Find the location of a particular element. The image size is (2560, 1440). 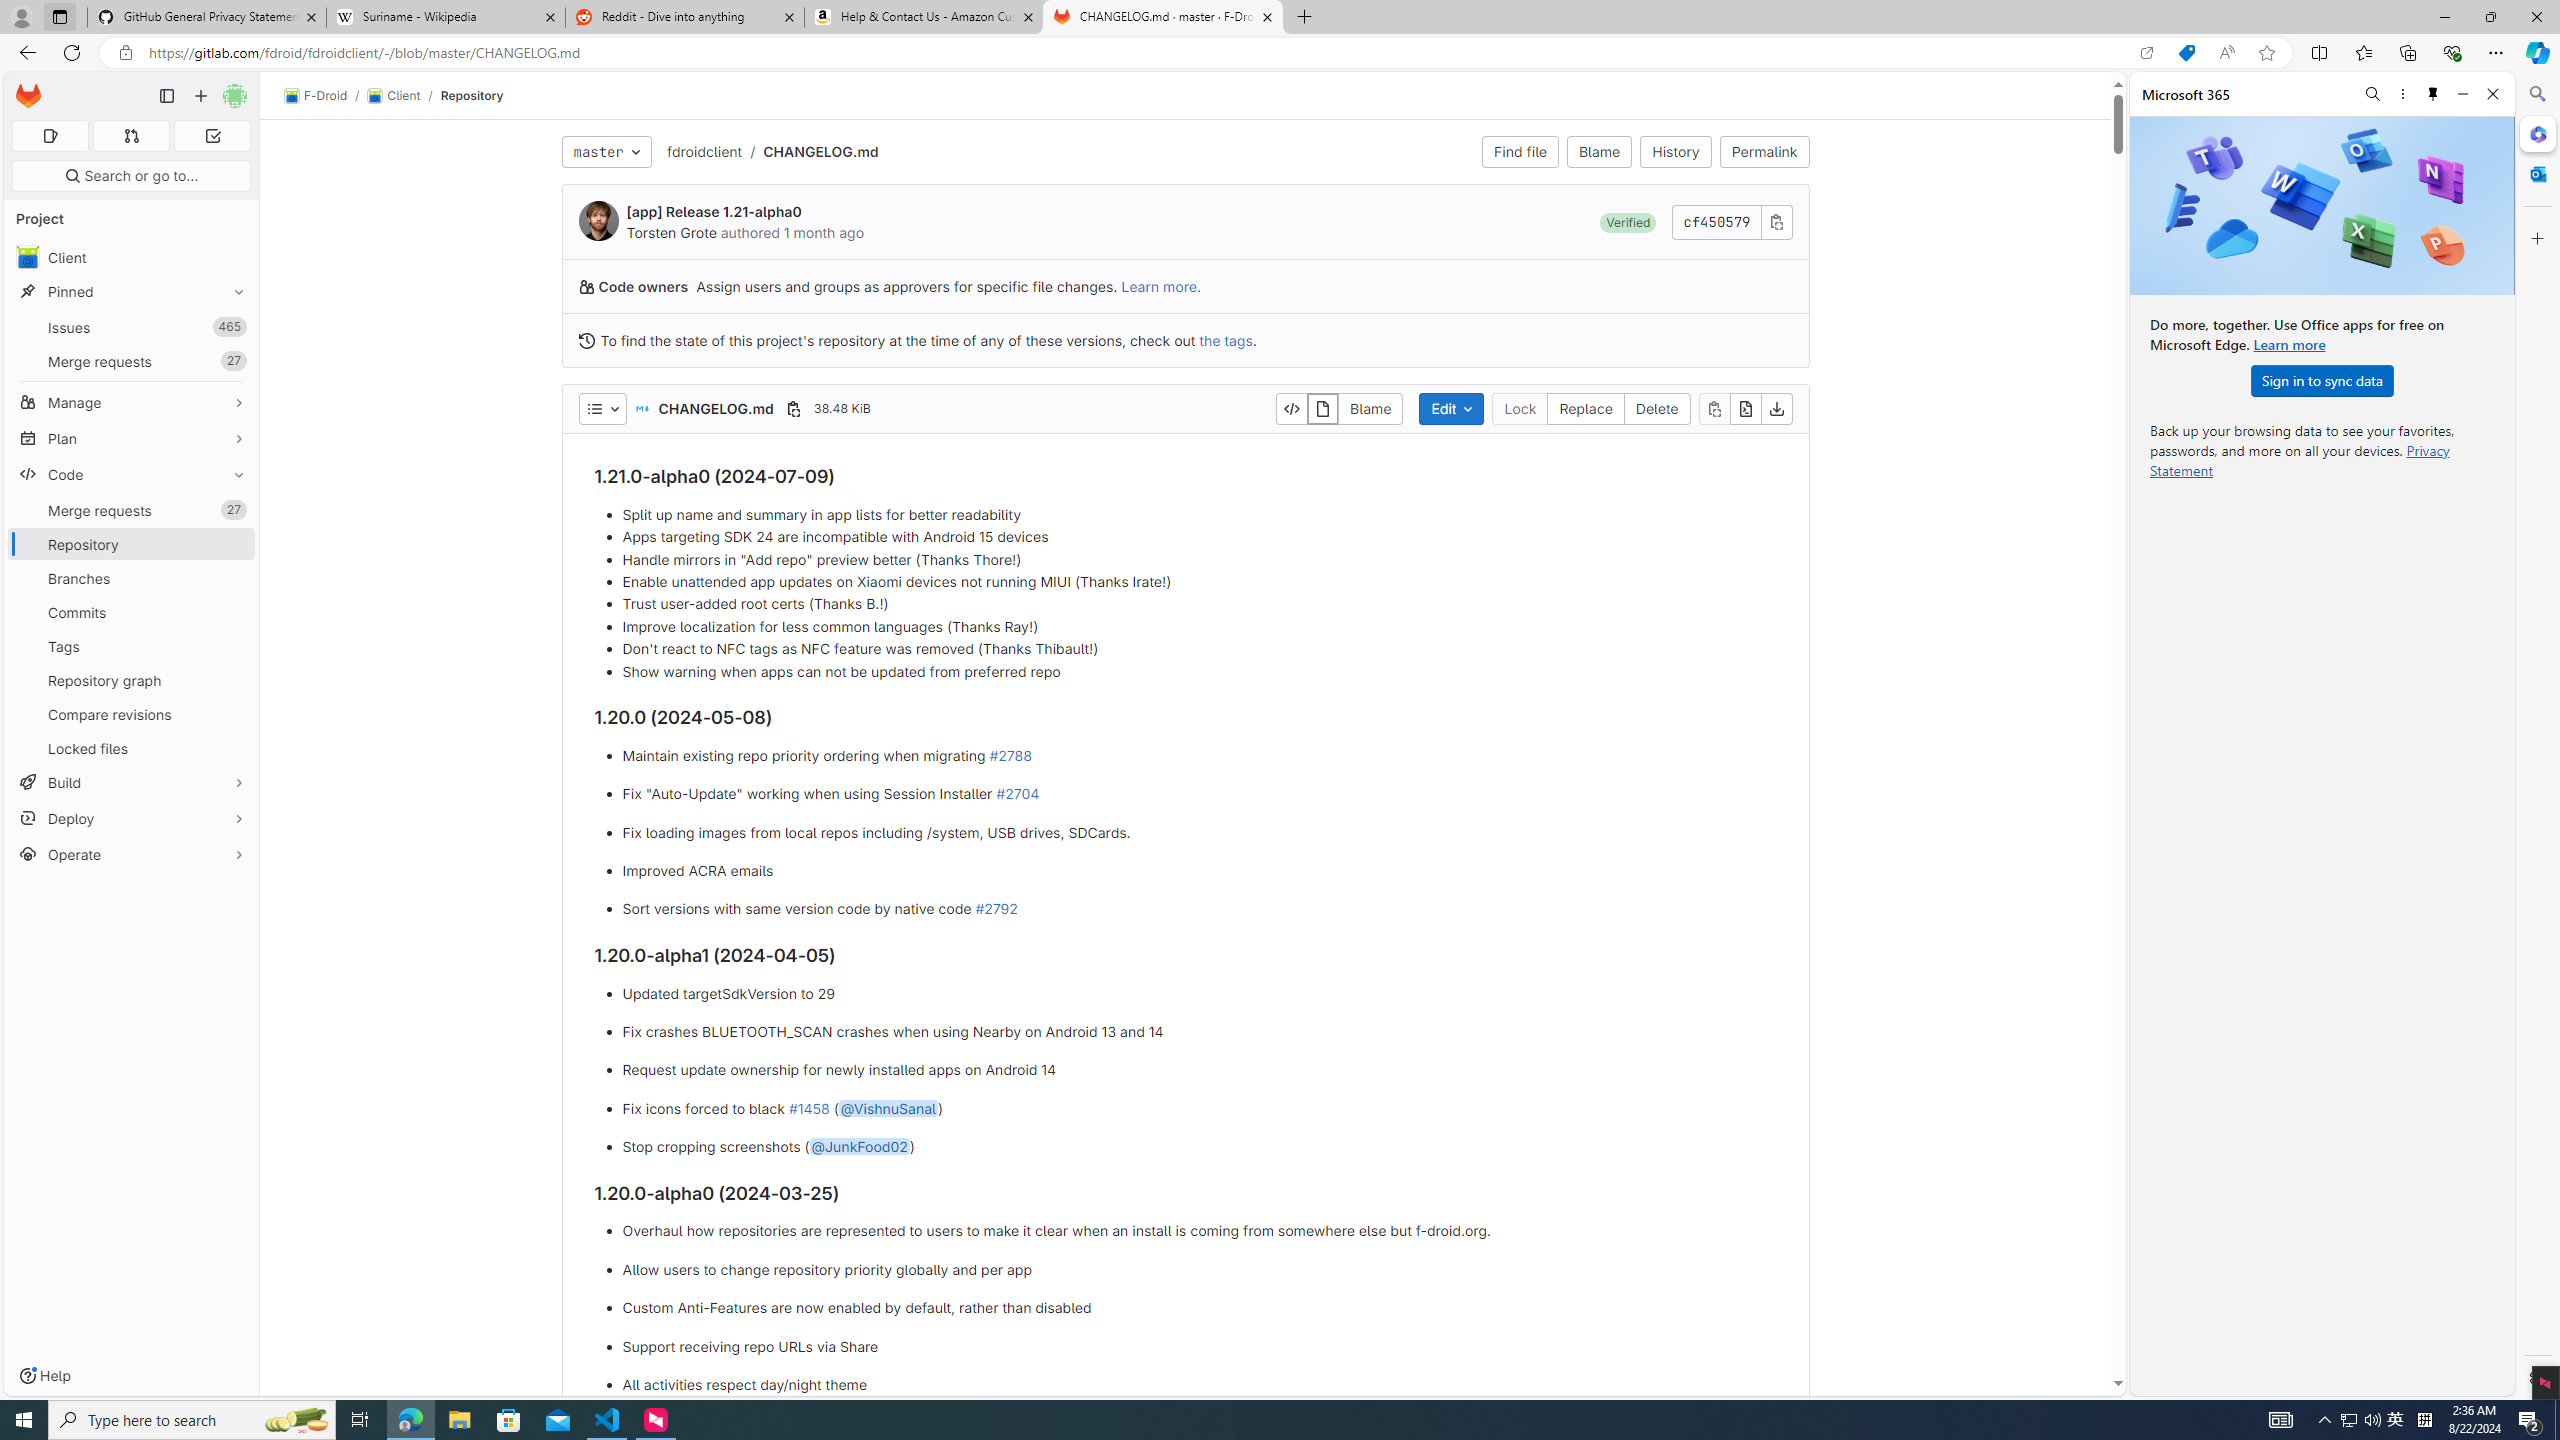

'Deploy' is located at coordinates (130, 817).